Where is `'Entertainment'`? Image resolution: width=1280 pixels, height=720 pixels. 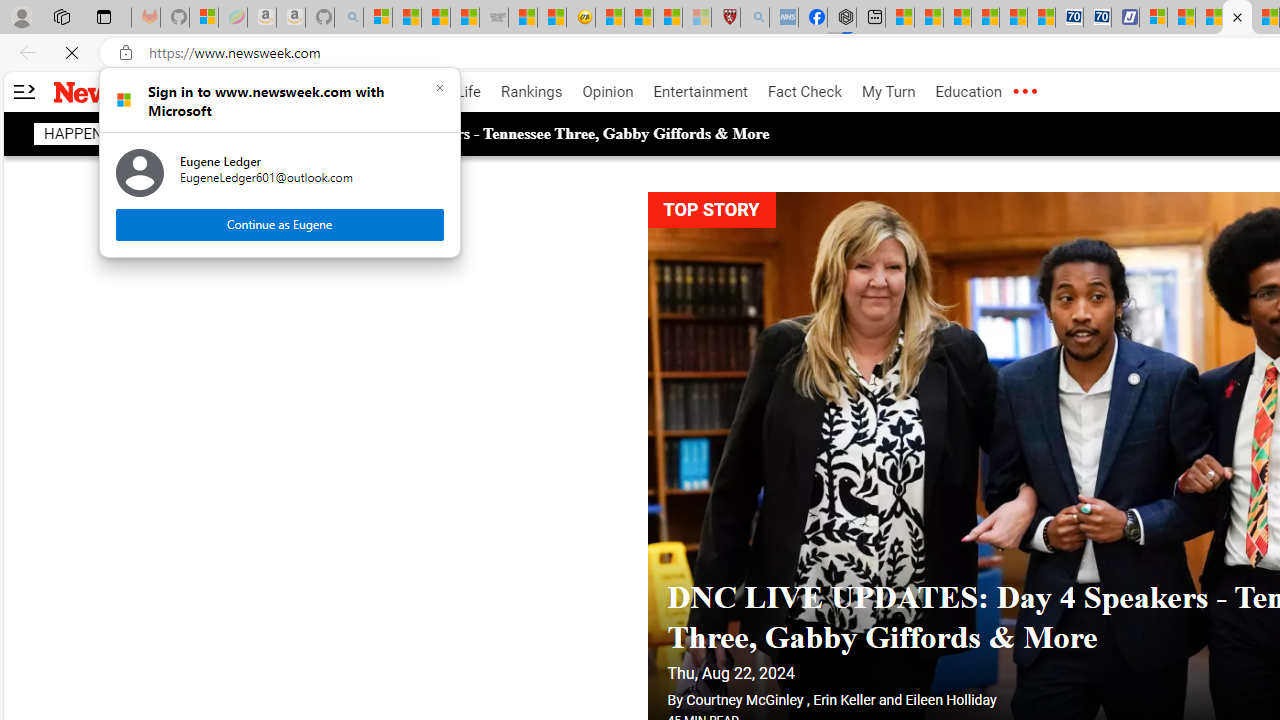 'Entertainment' is located at coordinates (700, 92).